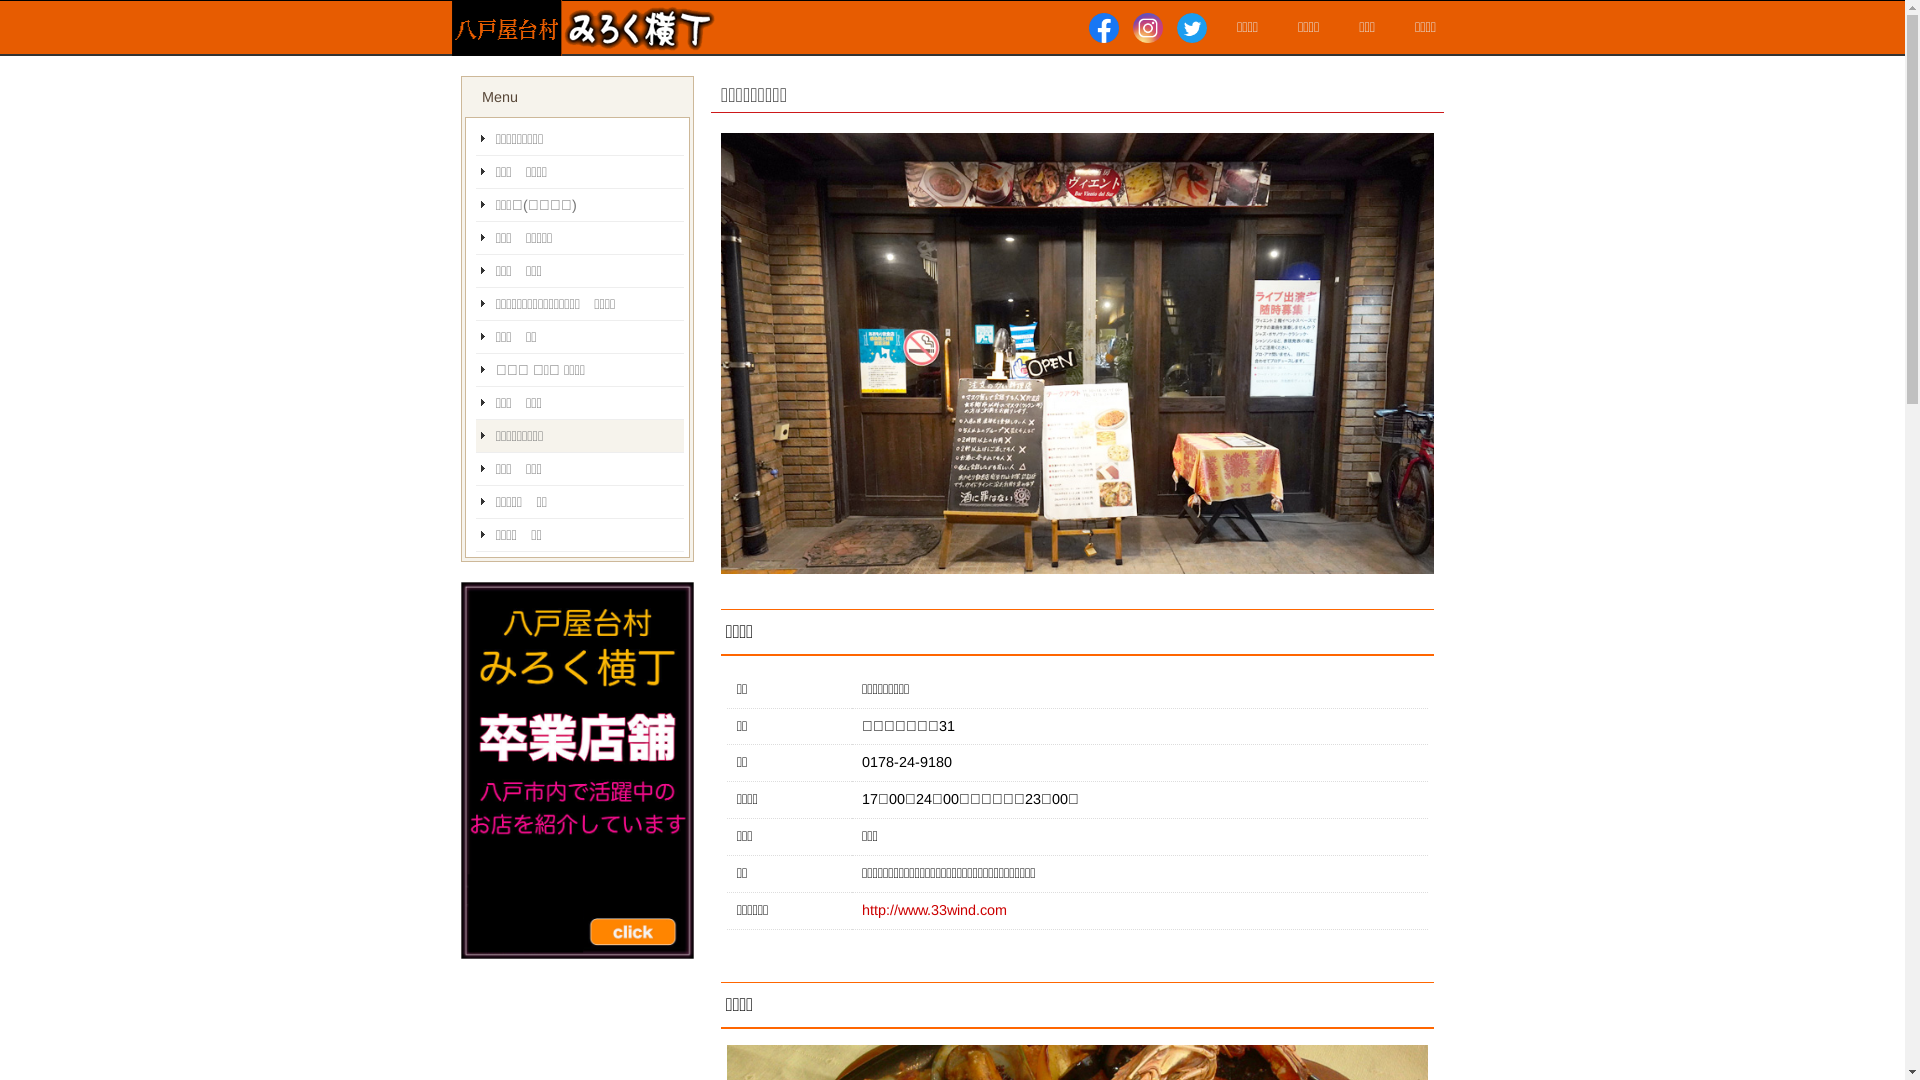 This screenshot has width=1920, height=1080. Describe the element at coordinates (862, 910) in the screenshot. I see `'http://www.33wind.com'` at that location.